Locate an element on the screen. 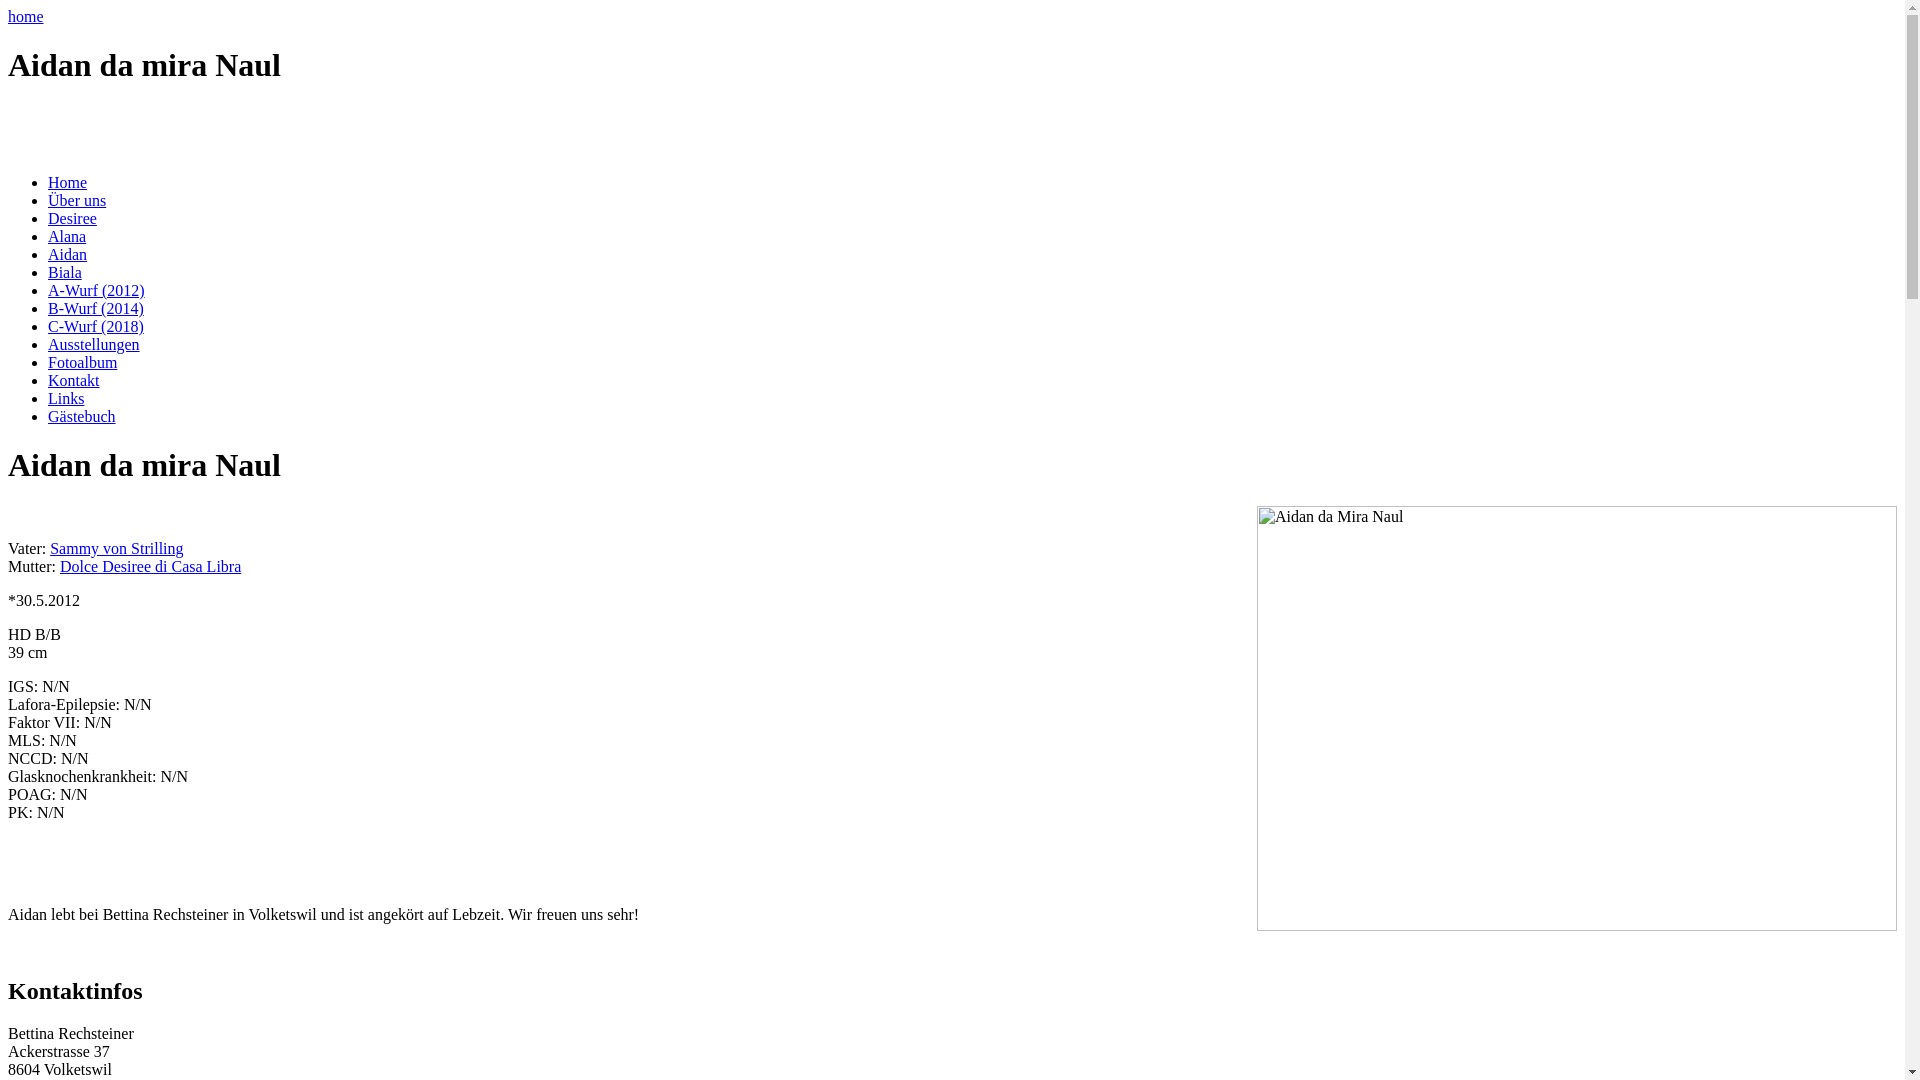 The image size is (1920, 1080). 'Dolce Desiree di Casa Libra' is located at coordinates (149, 566).